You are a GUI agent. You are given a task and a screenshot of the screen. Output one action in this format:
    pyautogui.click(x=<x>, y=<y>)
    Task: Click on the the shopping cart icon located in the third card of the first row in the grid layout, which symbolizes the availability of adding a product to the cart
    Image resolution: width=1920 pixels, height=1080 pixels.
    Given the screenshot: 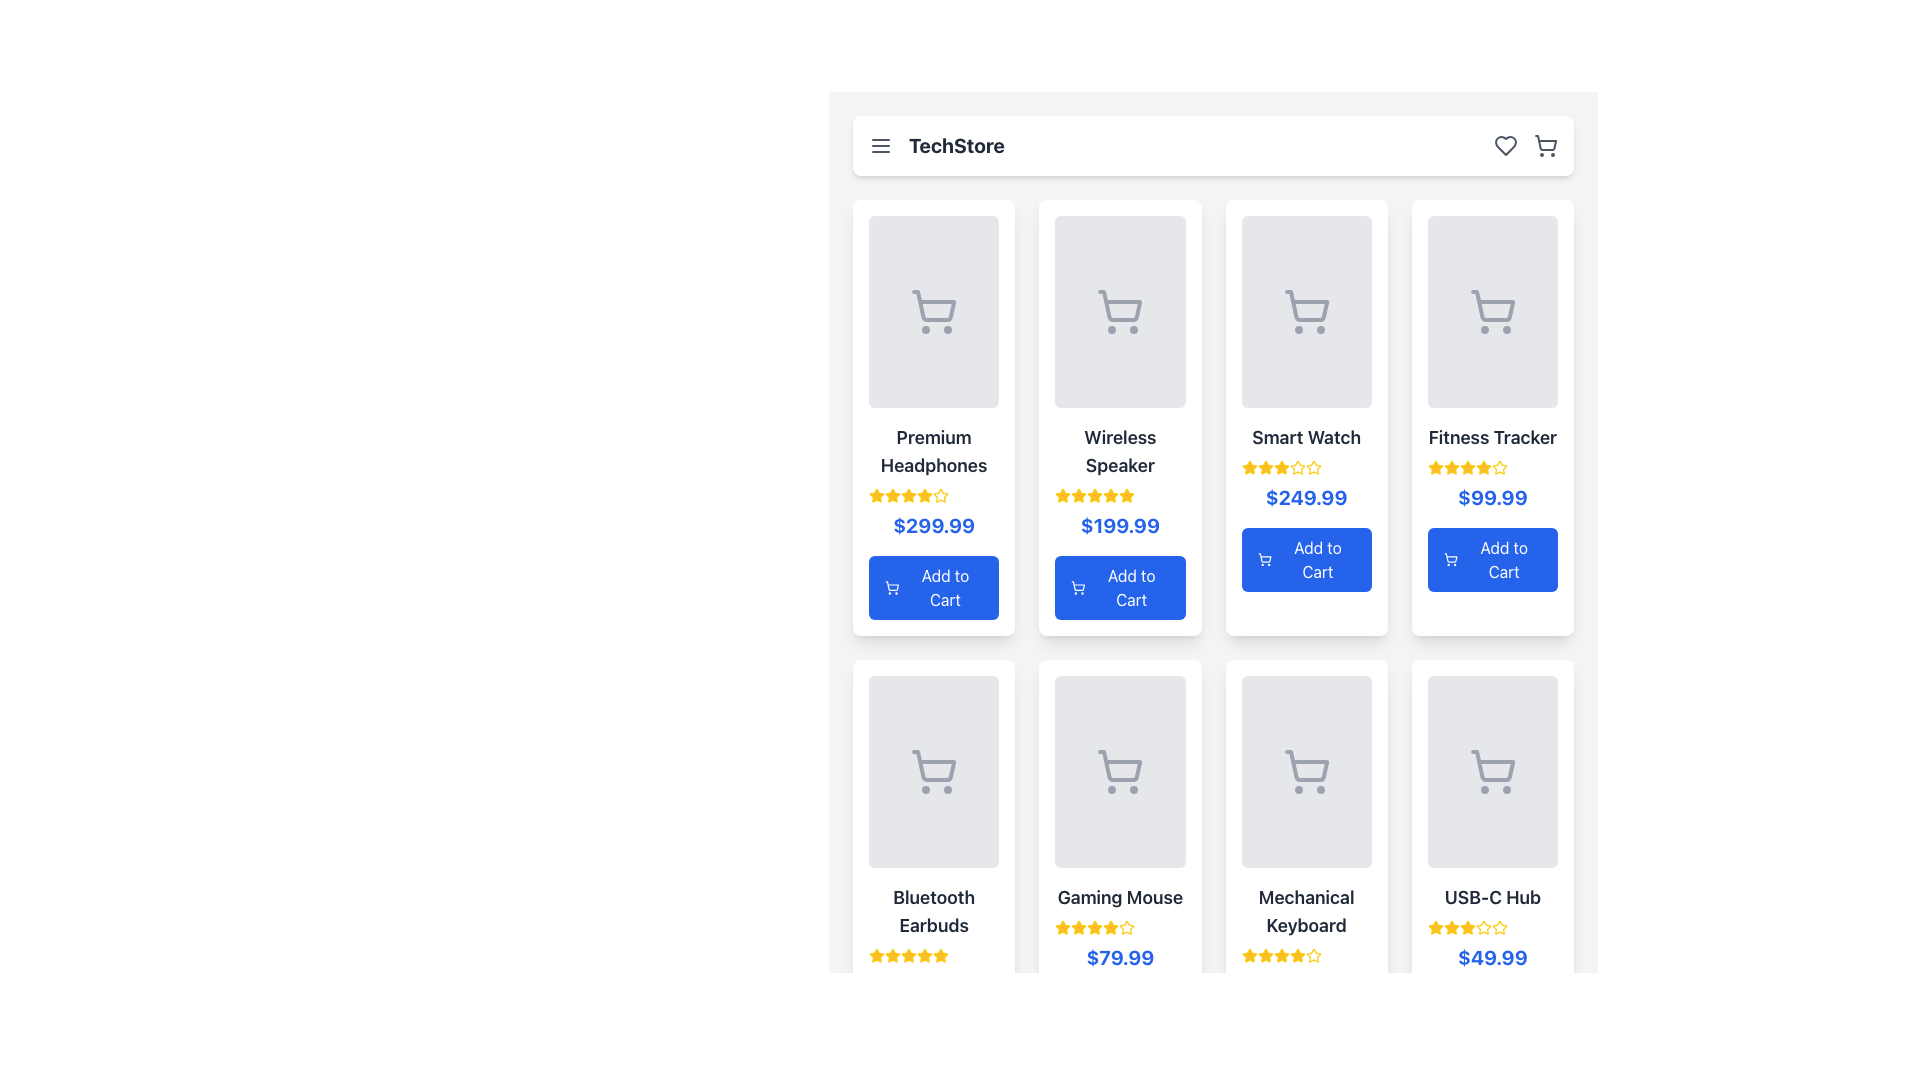 What is the action you would take?
    pyautogui.click(x=1306, y=312)
    